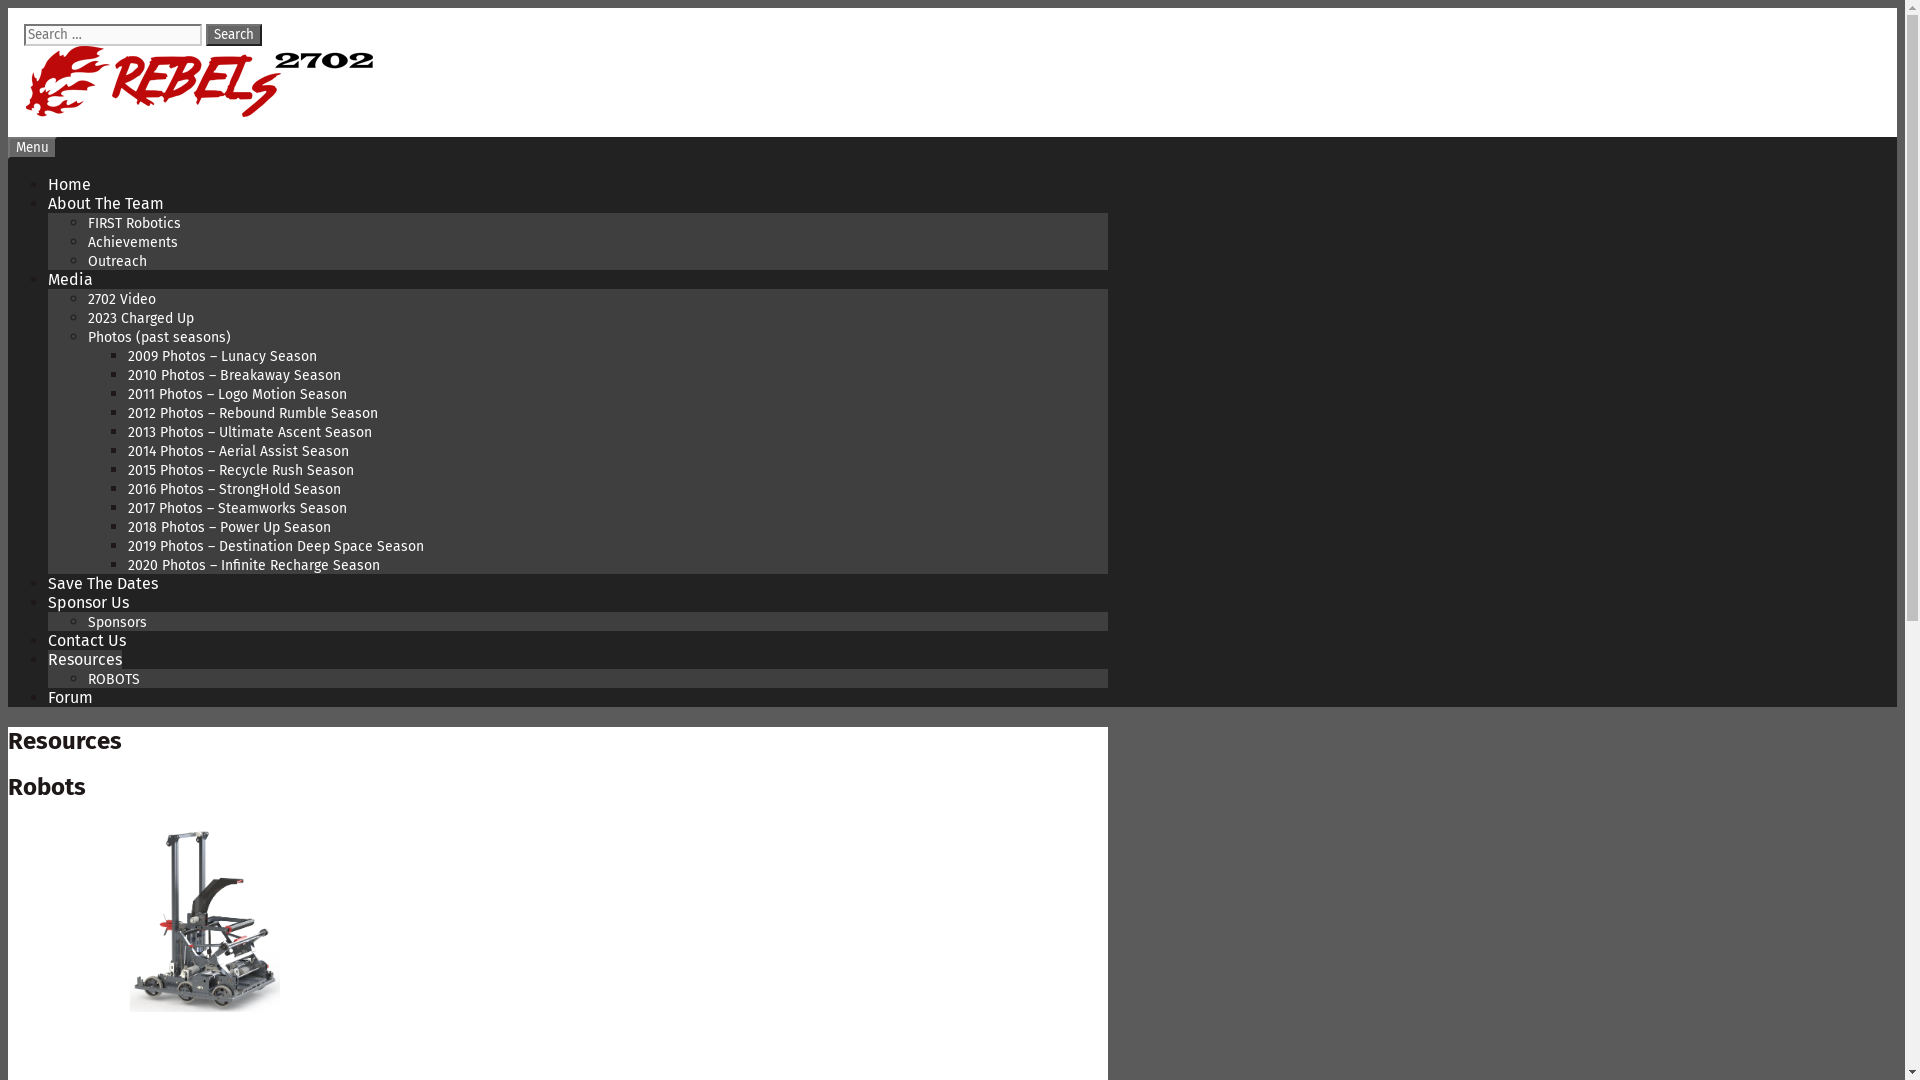 This screenshot has width=1920, height=1080. What do you see at coordinates (199, 80) in the screenshot?
I see `'2702 Rebels'` at bounding box center [199, 80].